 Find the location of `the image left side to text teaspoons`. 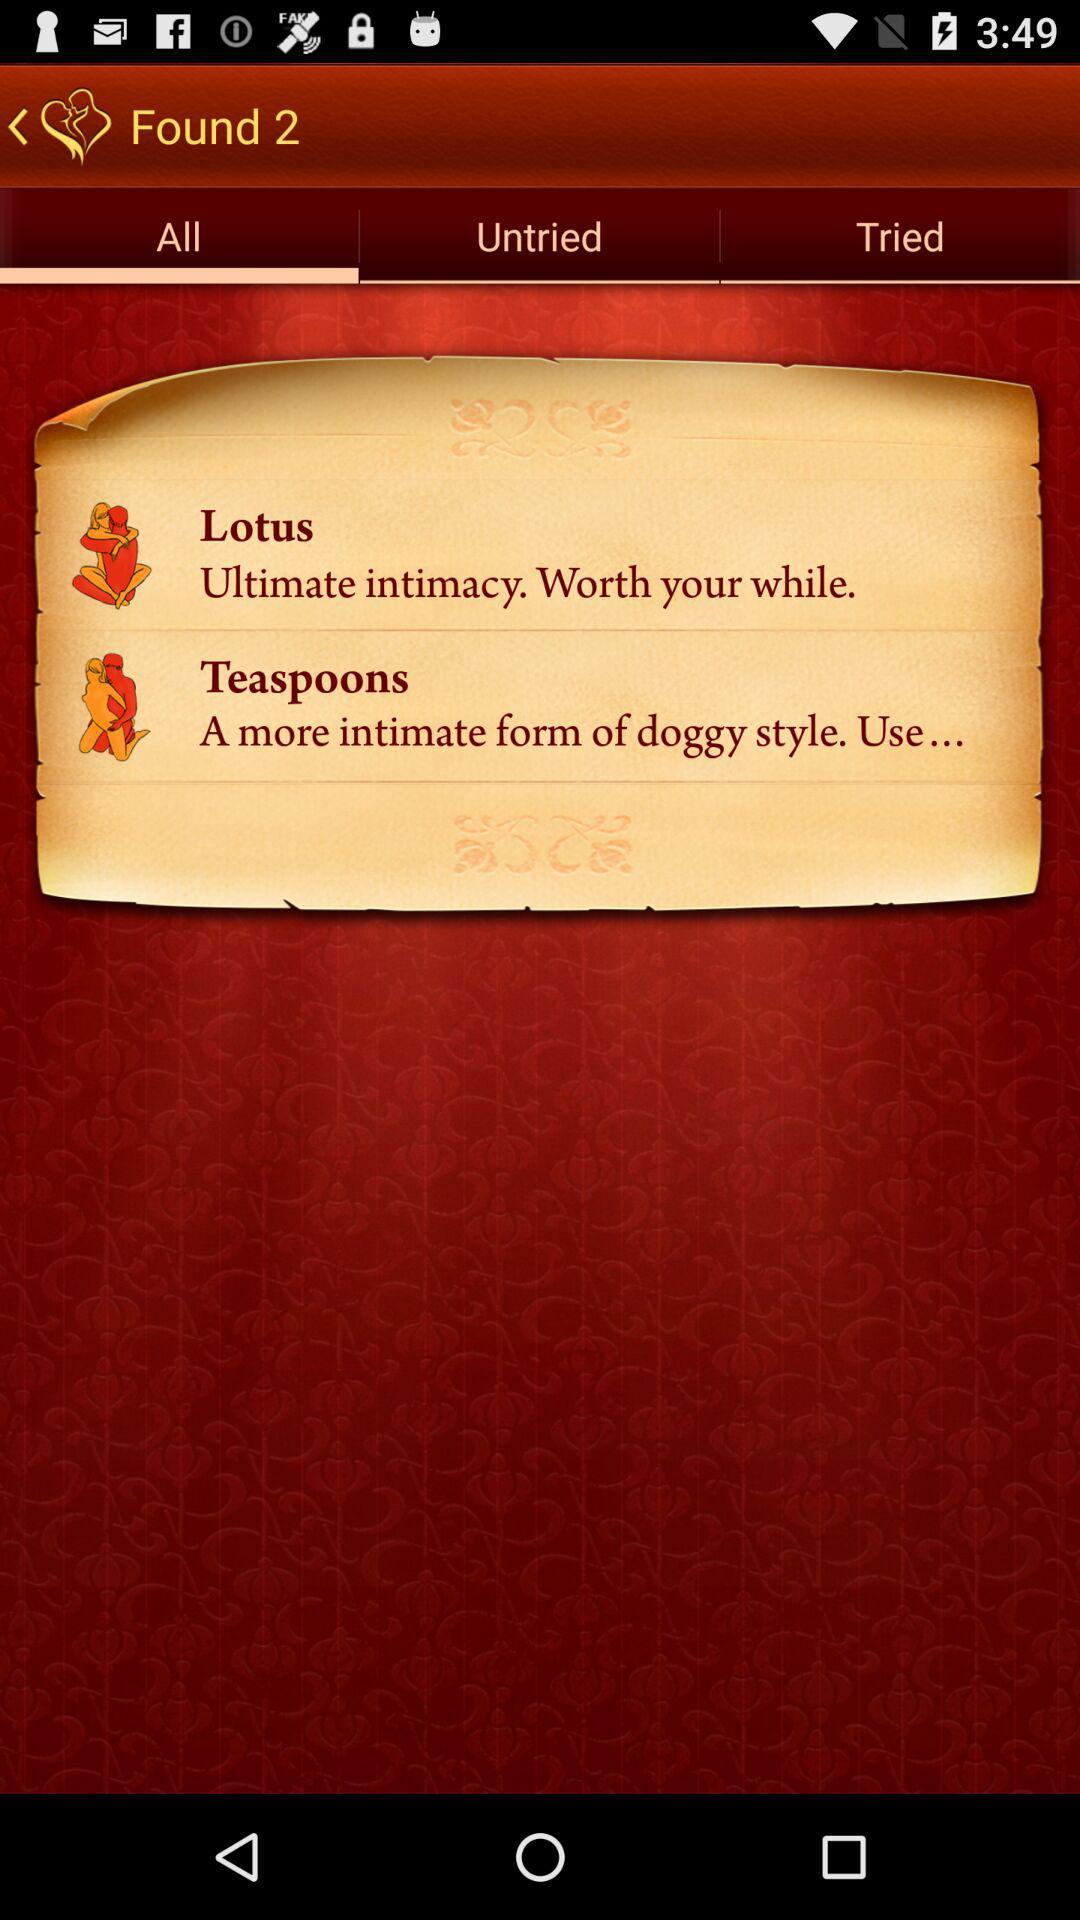

the image left side to text teaspoons is located at coordinates (112, 707).